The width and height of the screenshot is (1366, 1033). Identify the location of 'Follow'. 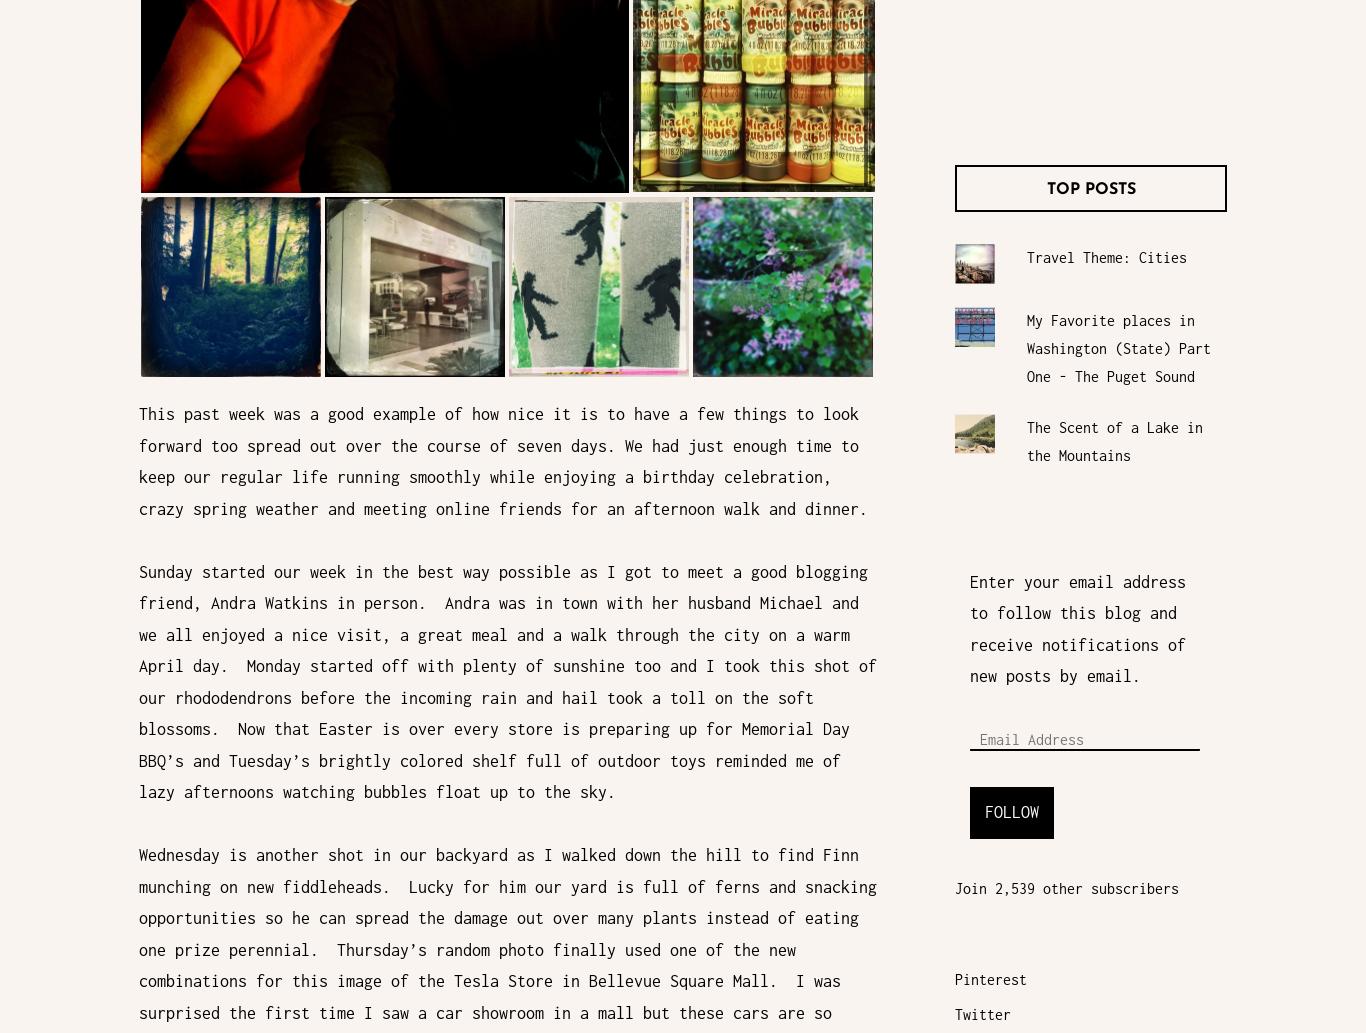
(985, 812).